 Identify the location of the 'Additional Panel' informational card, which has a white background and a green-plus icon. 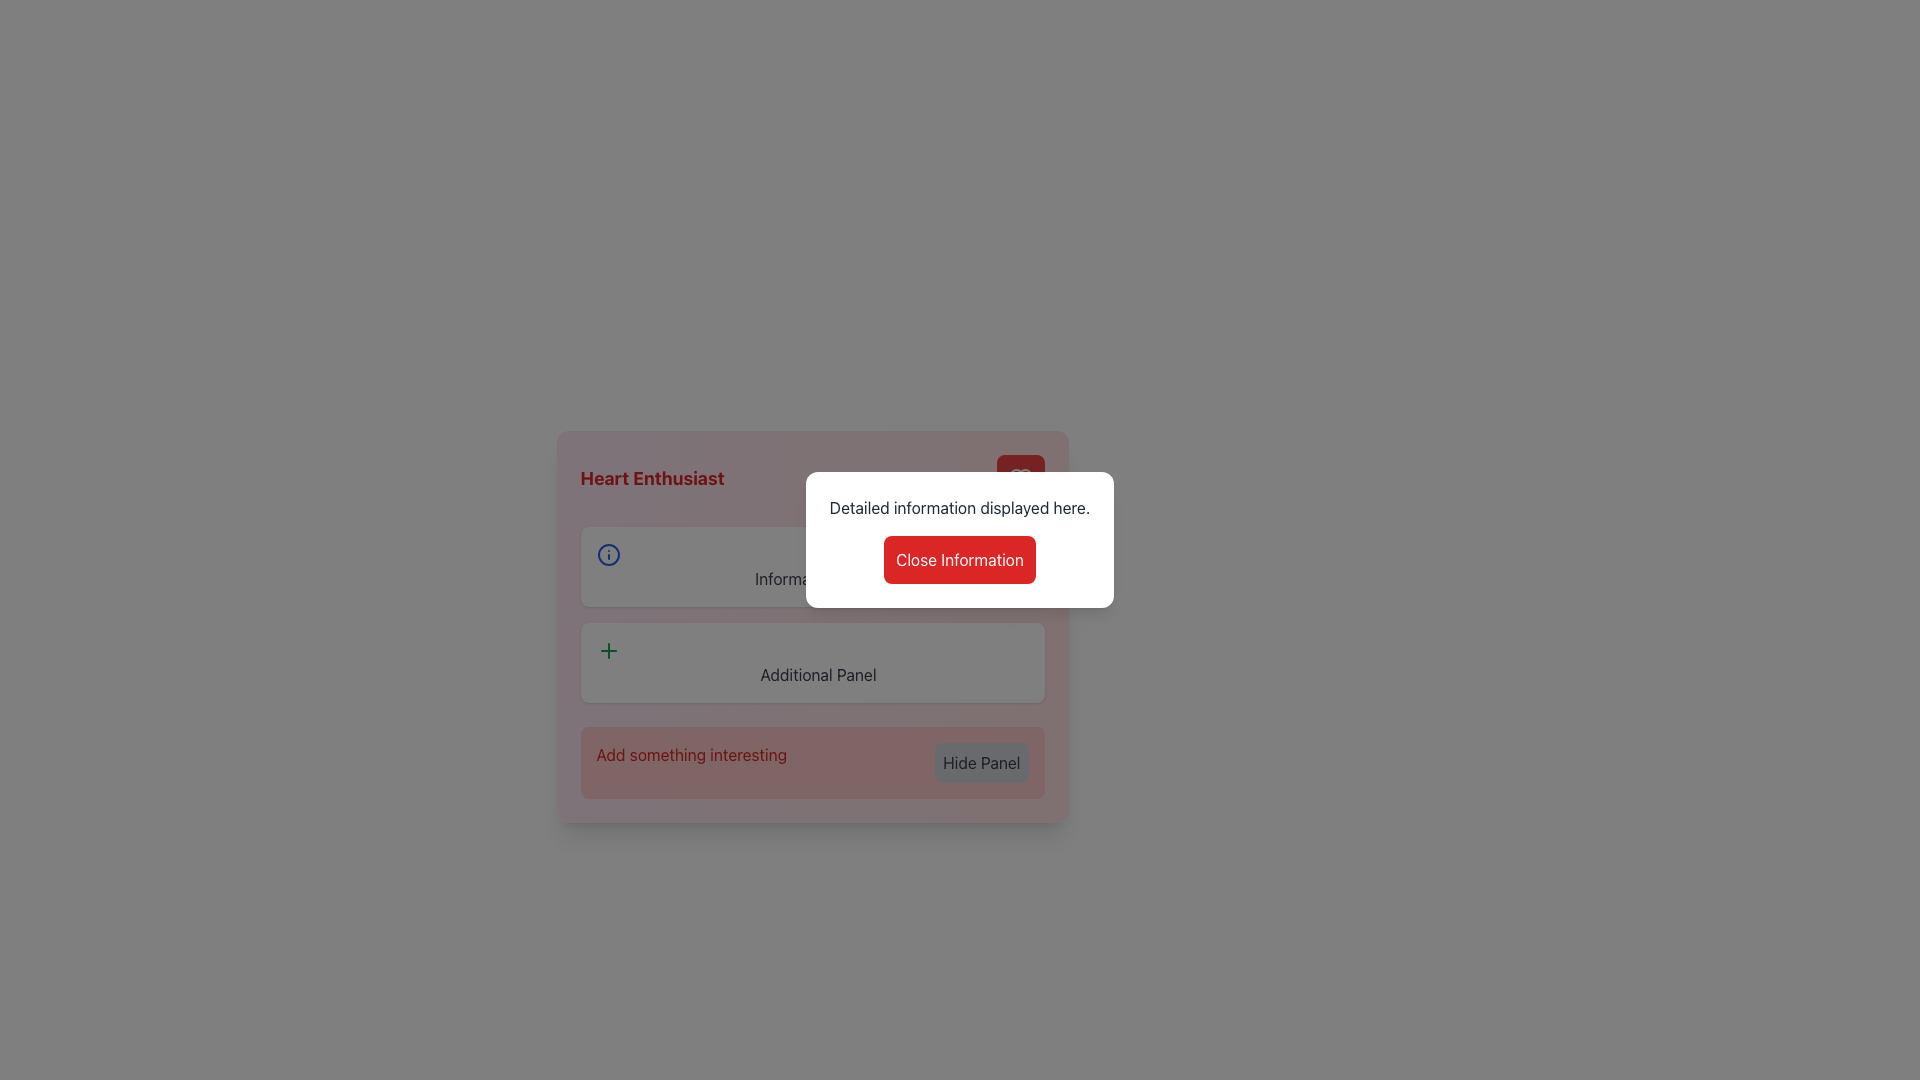
(812, 663).